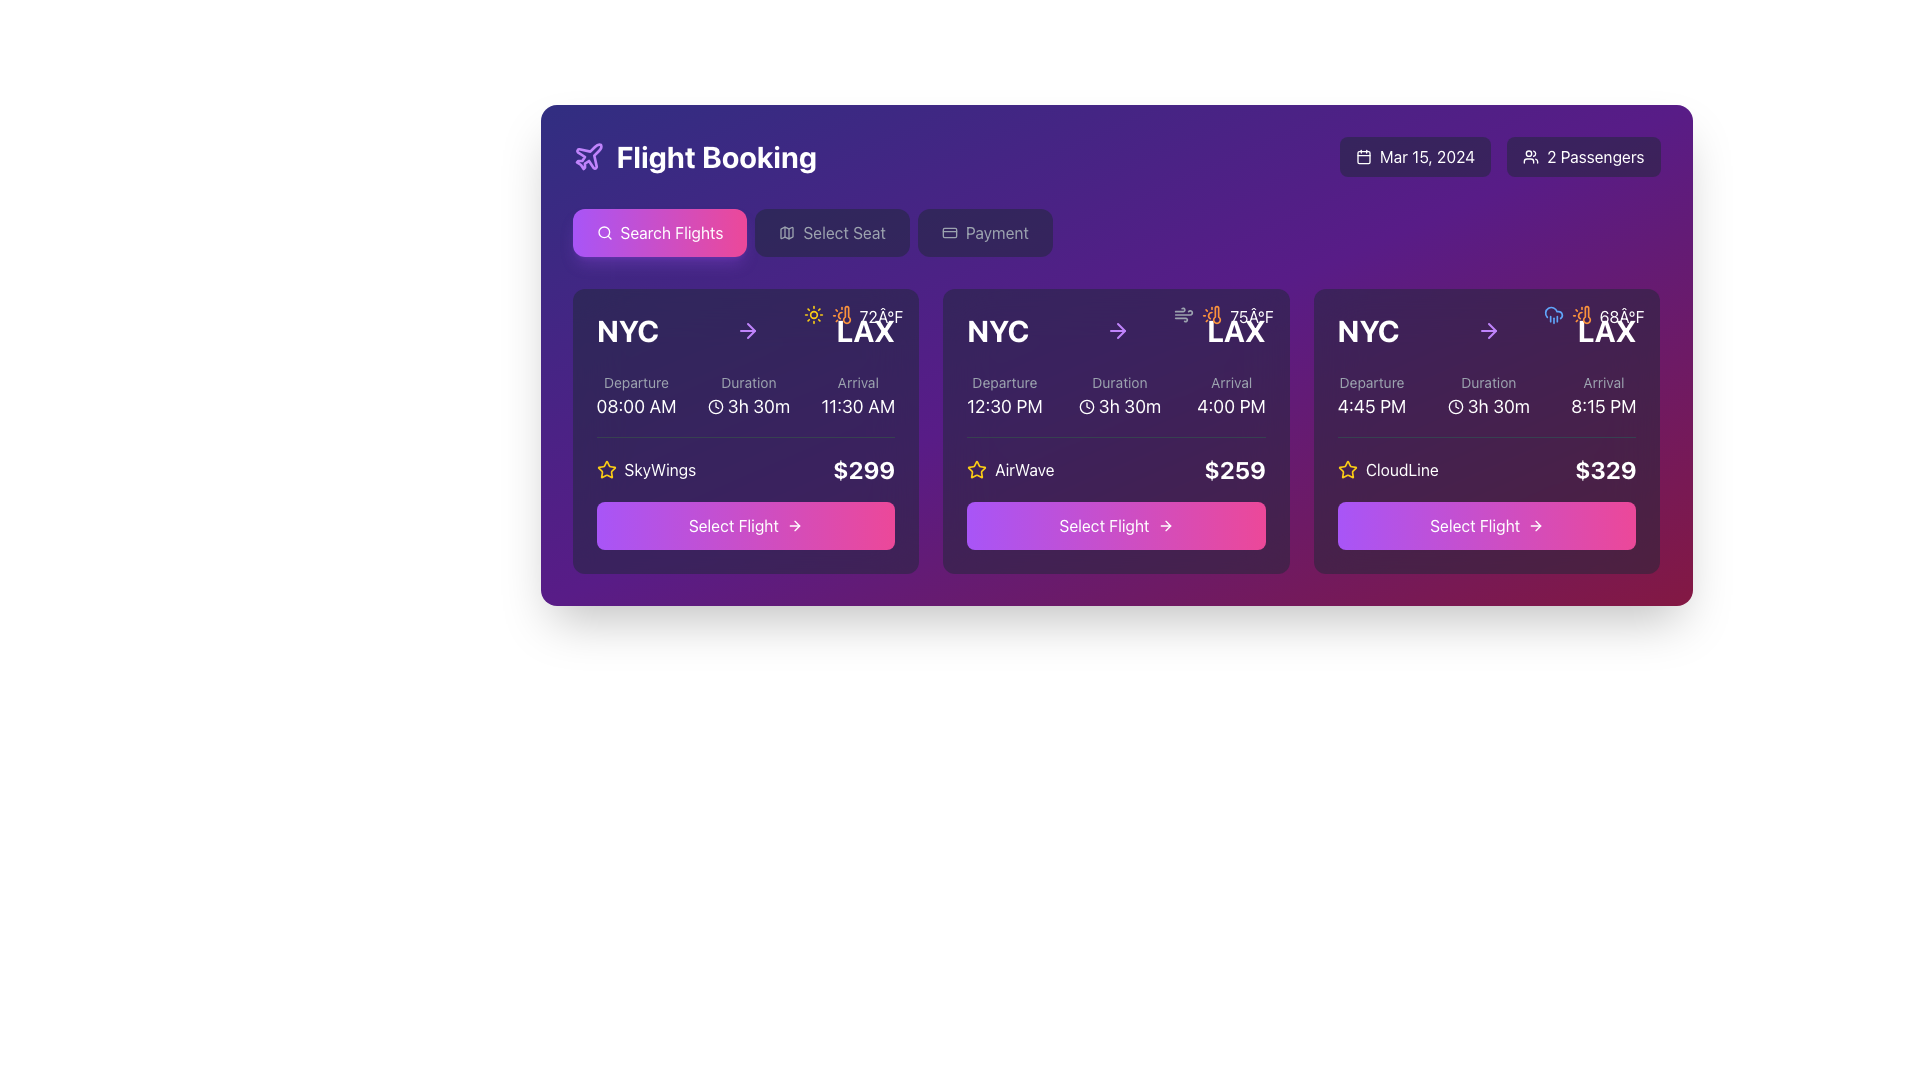 The width and height of the screenshot is (1920, 1080). What do you see at coordinates (1251, 315) in the screenshot?
I see `the temperature text element located on the right side of the middle card in the row of flight options, which is adjacent to a thermometer icon` at bounding box center [1251, 315].